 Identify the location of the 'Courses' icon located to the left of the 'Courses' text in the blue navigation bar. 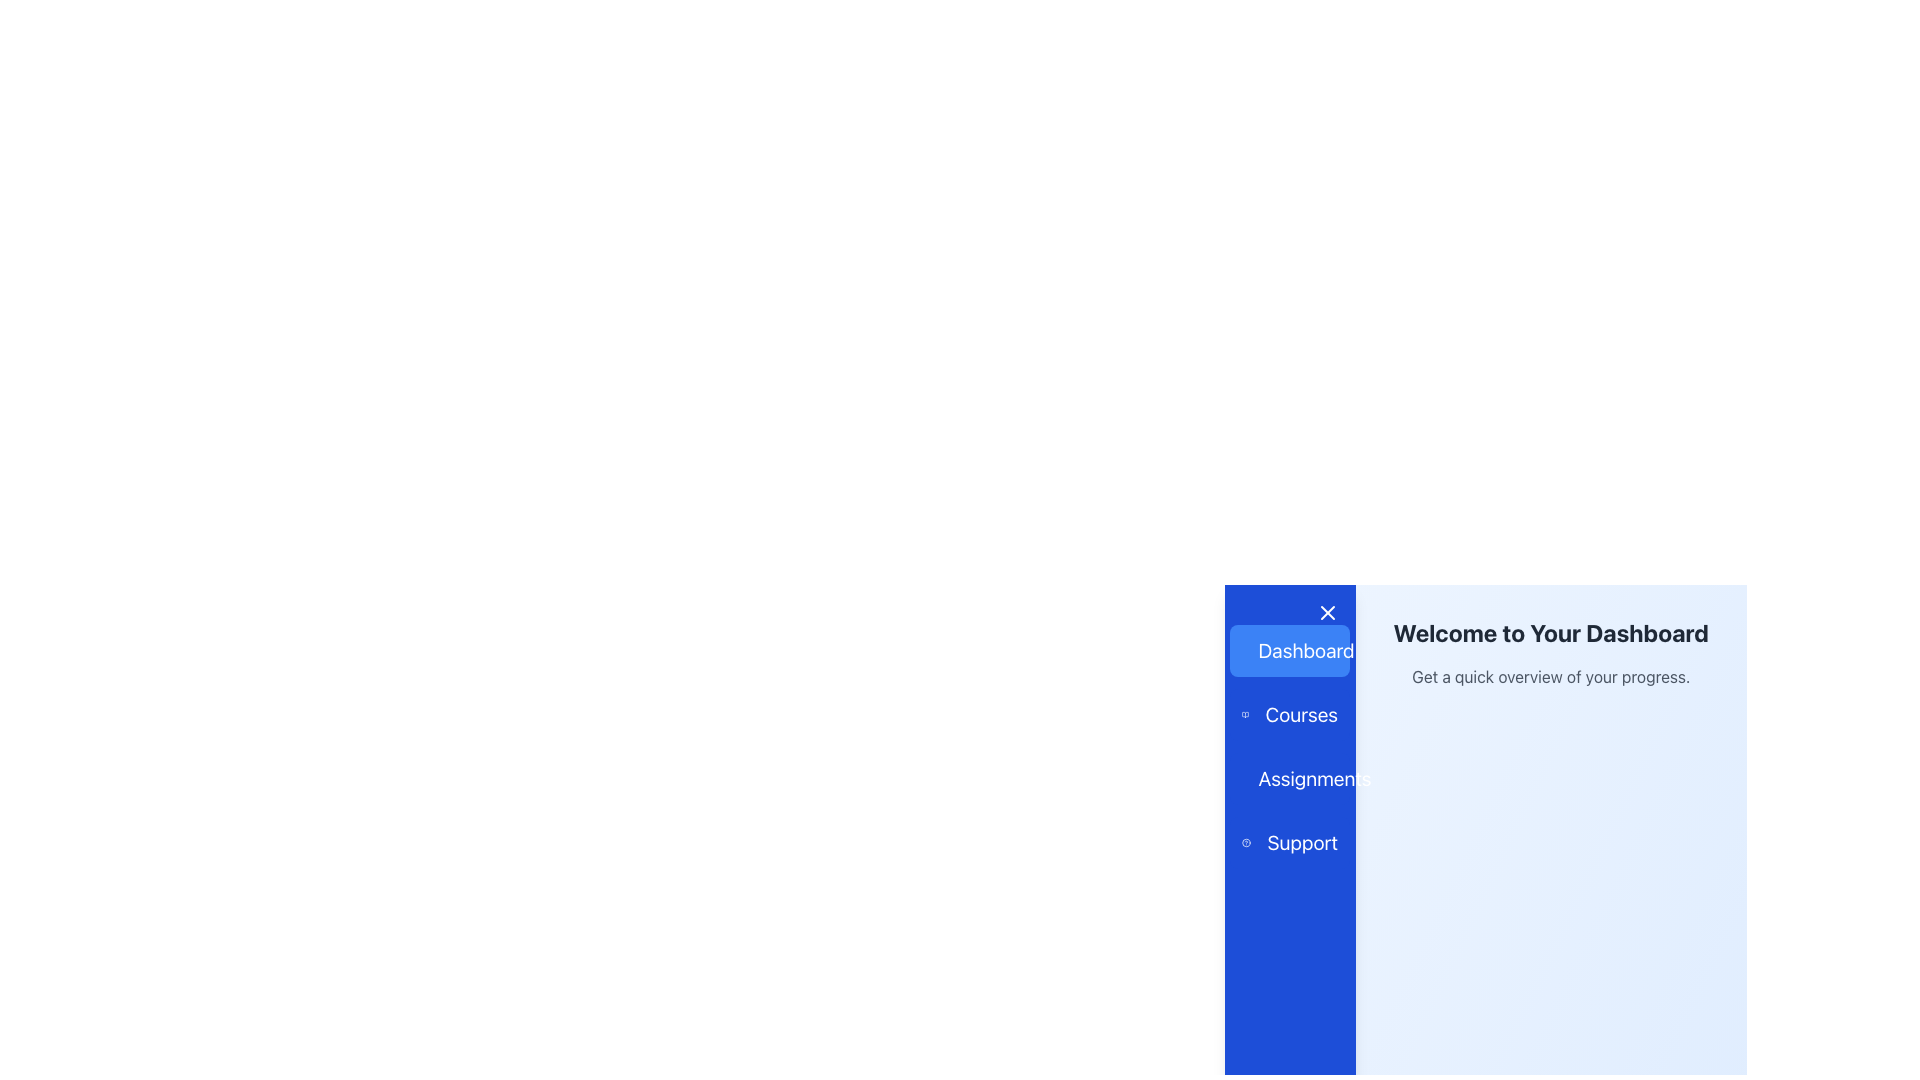
(1244, 713).